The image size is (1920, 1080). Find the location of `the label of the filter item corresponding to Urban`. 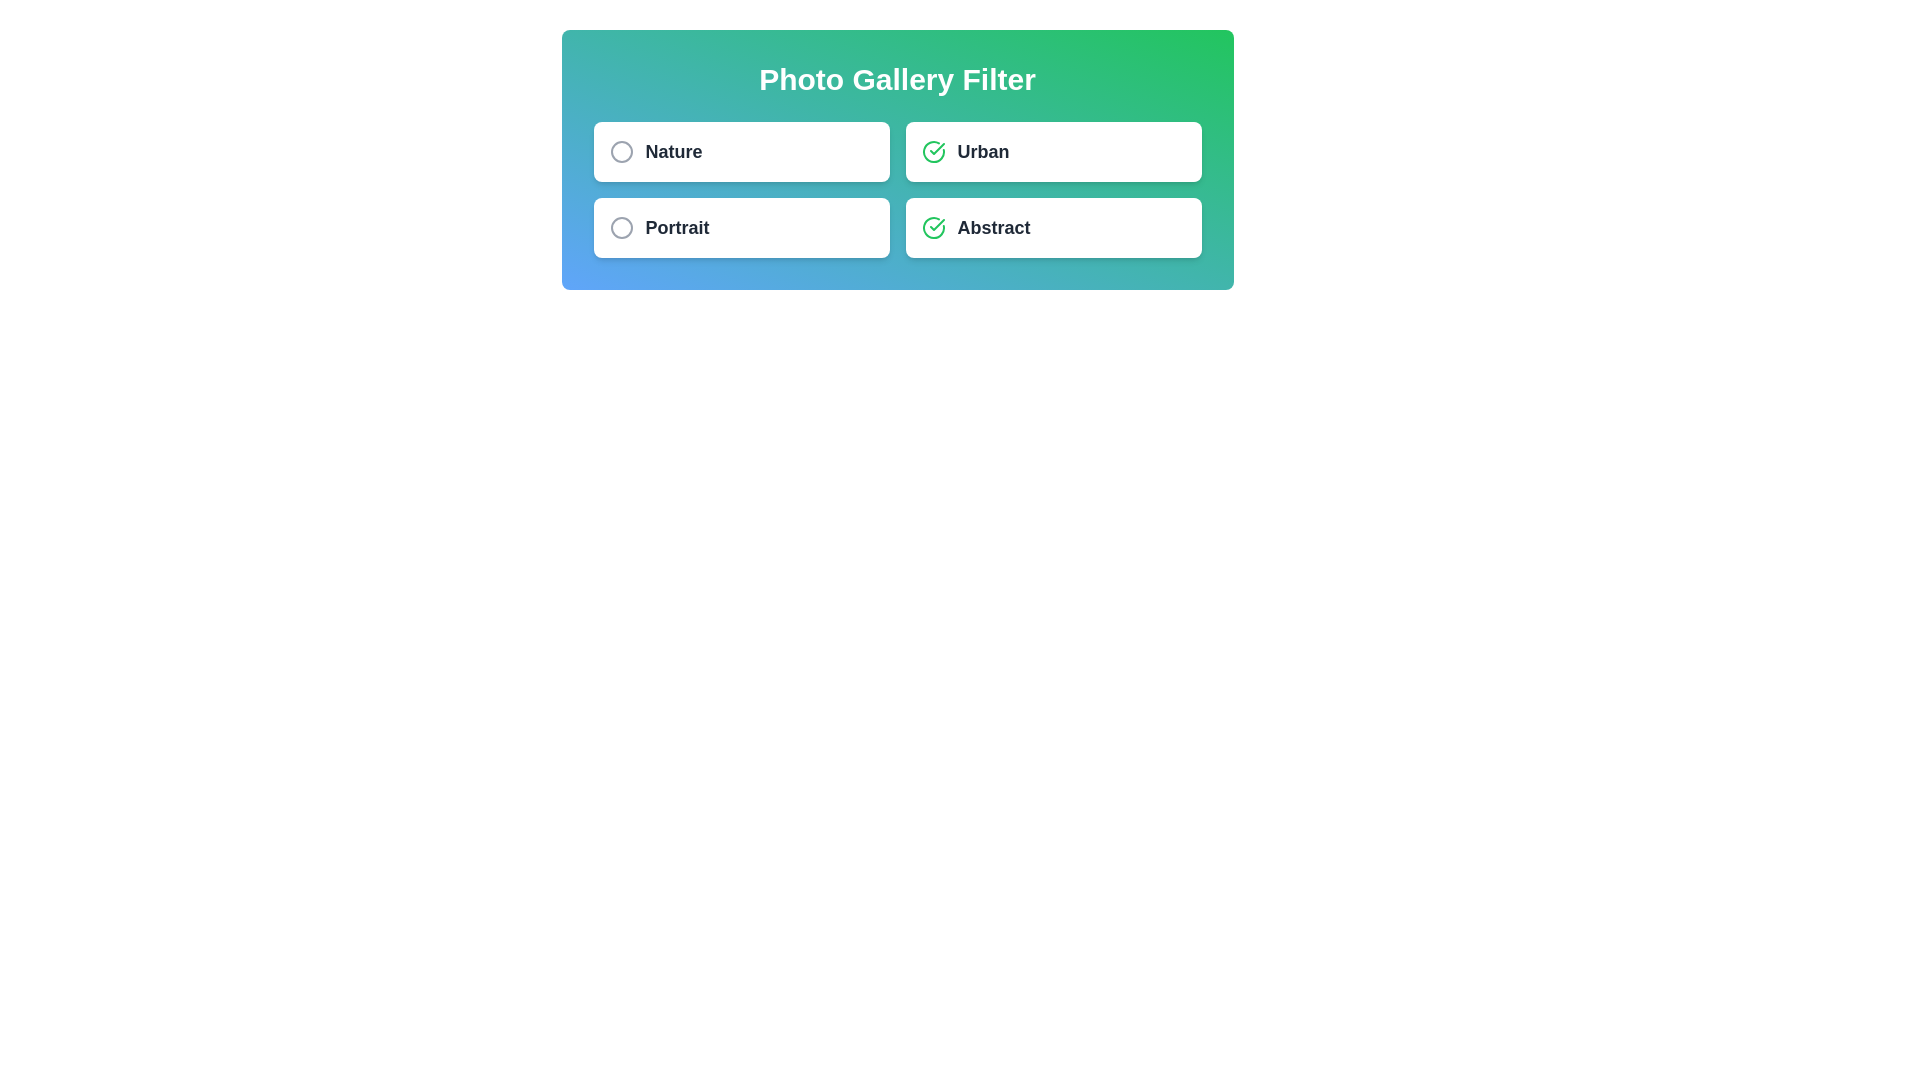

the label of the filter item corresponding to Urban is located at coordinates (983, 150).